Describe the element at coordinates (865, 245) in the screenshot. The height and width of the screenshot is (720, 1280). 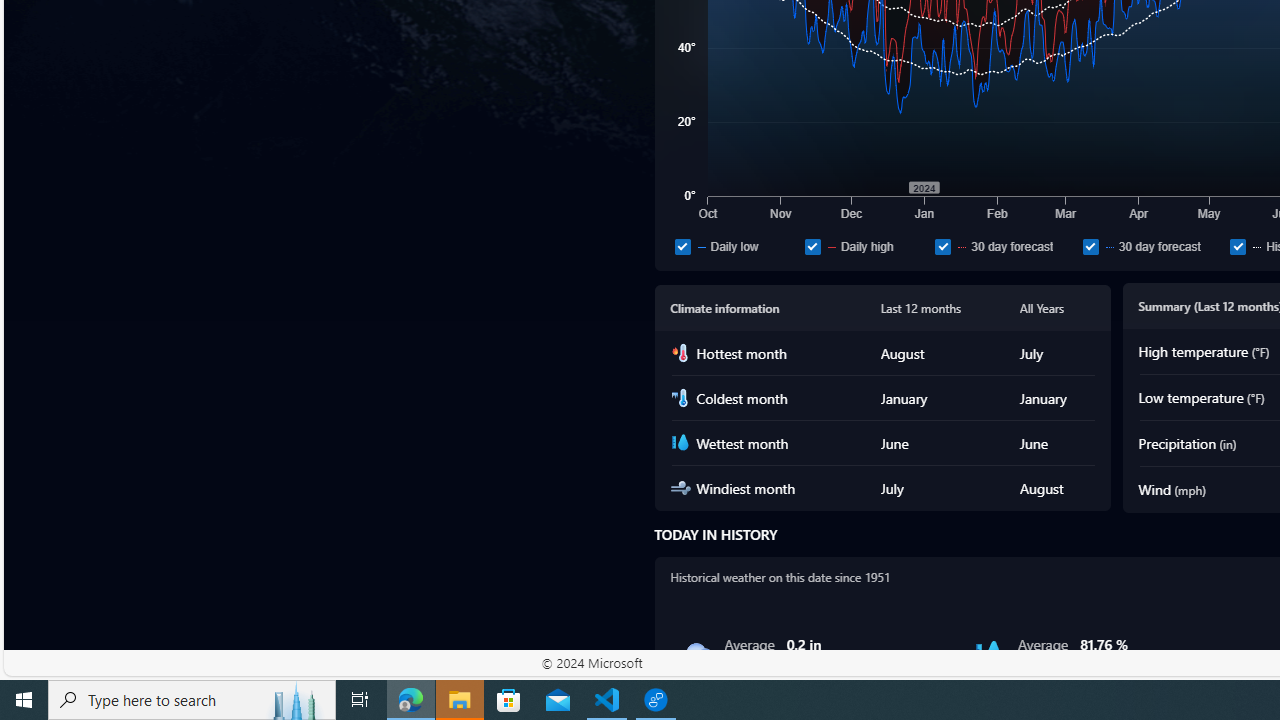
I see `'Daily high'` at that location.